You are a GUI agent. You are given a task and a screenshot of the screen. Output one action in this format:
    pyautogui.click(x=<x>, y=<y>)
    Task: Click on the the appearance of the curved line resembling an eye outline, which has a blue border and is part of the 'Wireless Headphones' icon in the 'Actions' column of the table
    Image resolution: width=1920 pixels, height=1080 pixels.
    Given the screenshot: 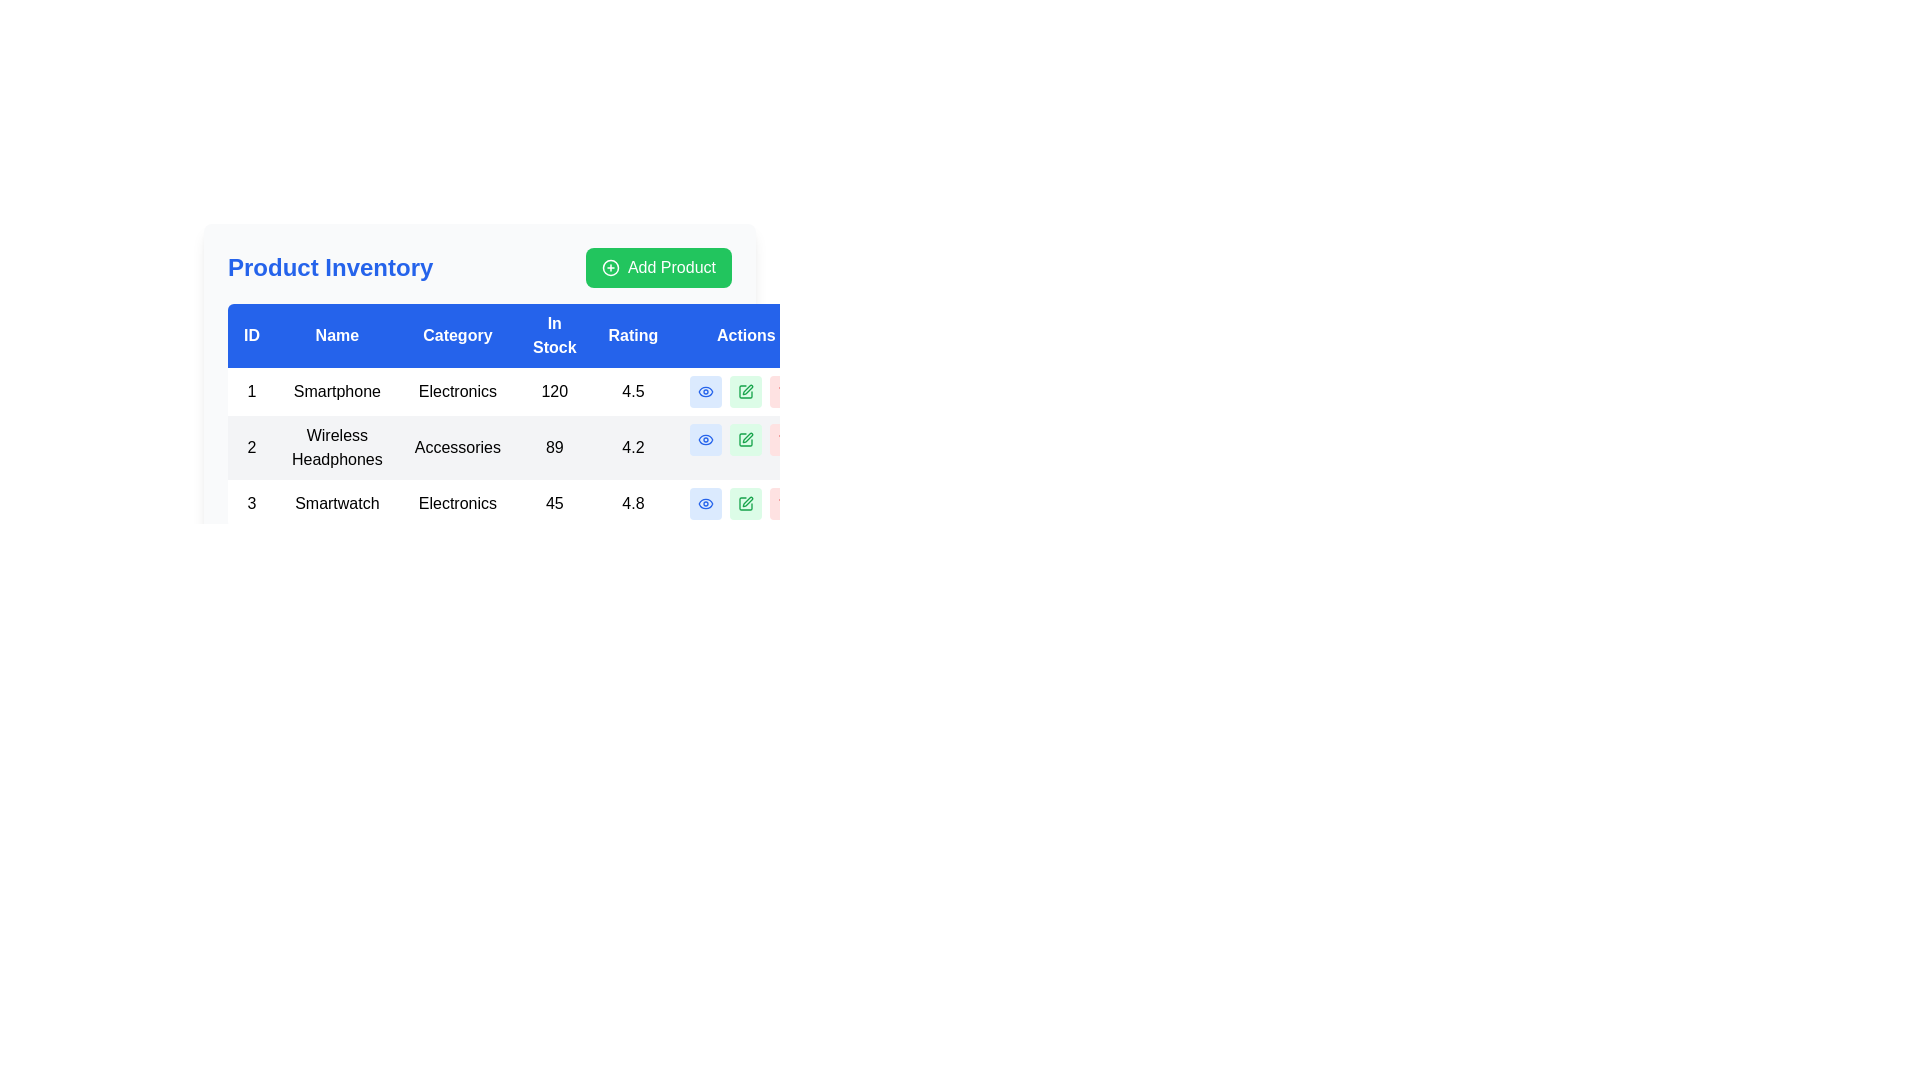 What is the action you would take?
    pyautogui.click(x=706, y=438)
    